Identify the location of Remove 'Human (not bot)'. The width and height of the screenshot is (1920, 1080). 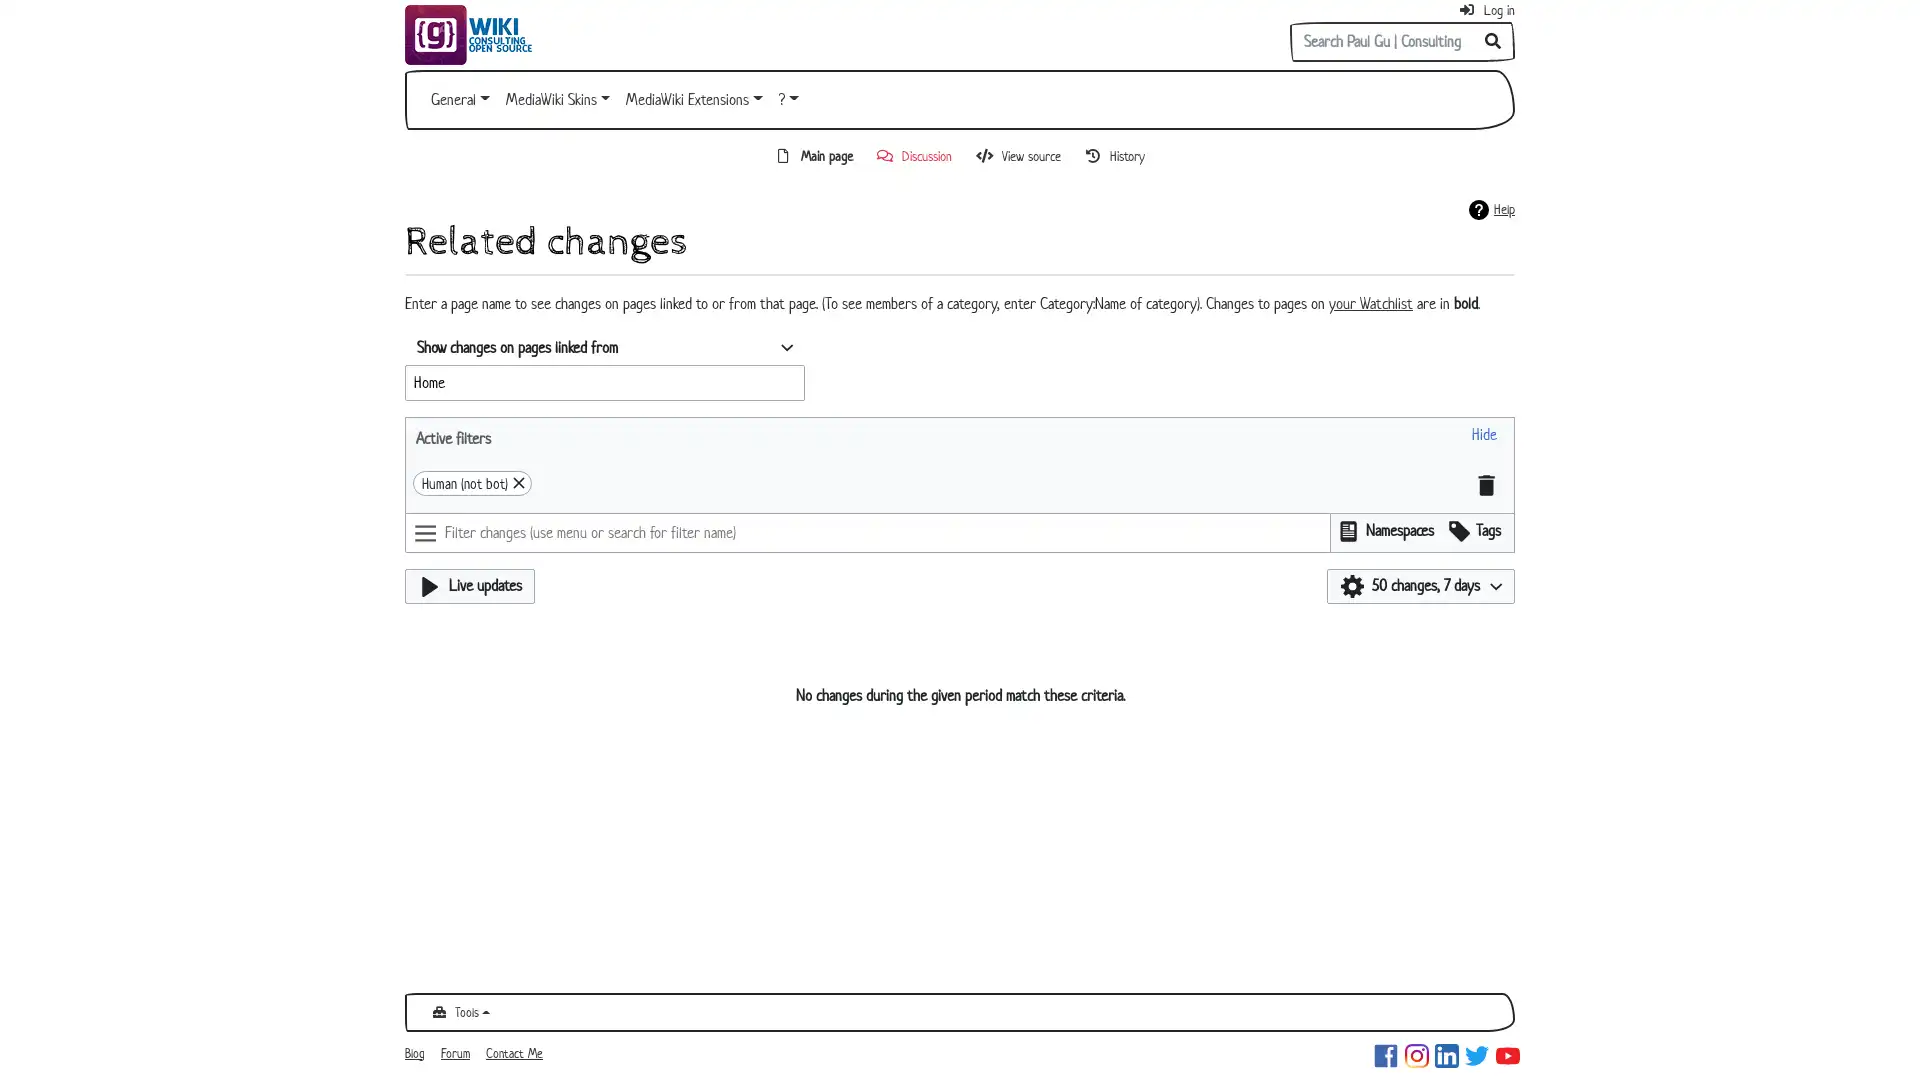
(519, 482).